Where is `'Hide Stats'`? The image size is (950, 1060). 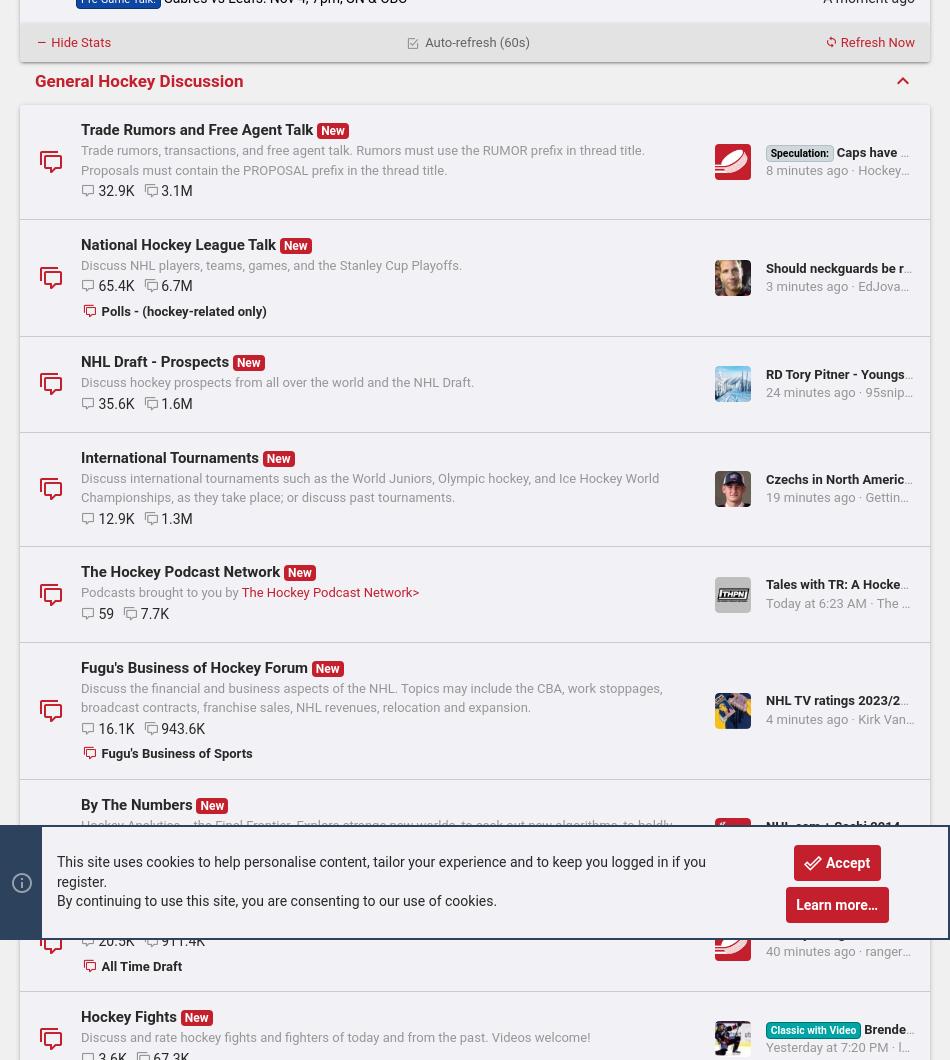
'Hide Stats' is located at coordinates (79, 41).